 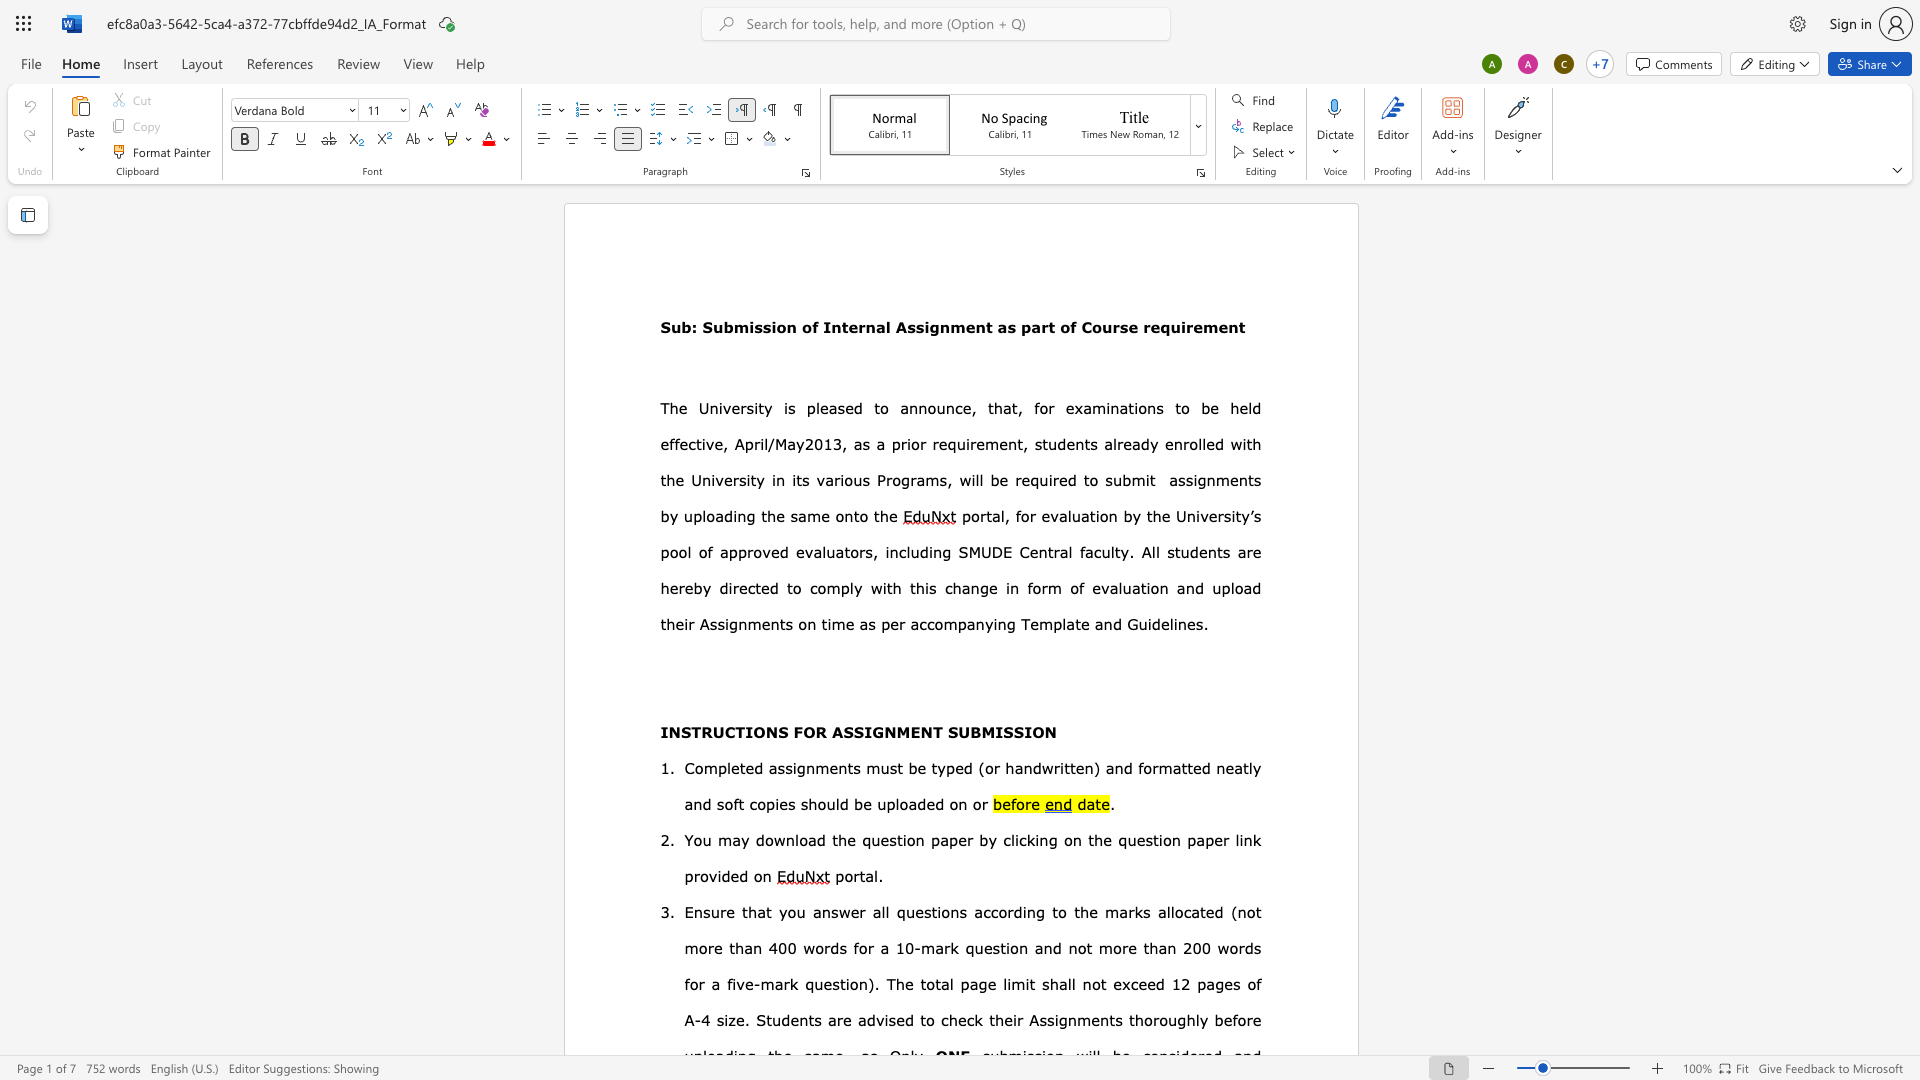 What do you see at coordinates (884, 911) in the screenshot?
I see `the space between the continuous character "l" and "l" in the text` at bounding box center [884, 911].